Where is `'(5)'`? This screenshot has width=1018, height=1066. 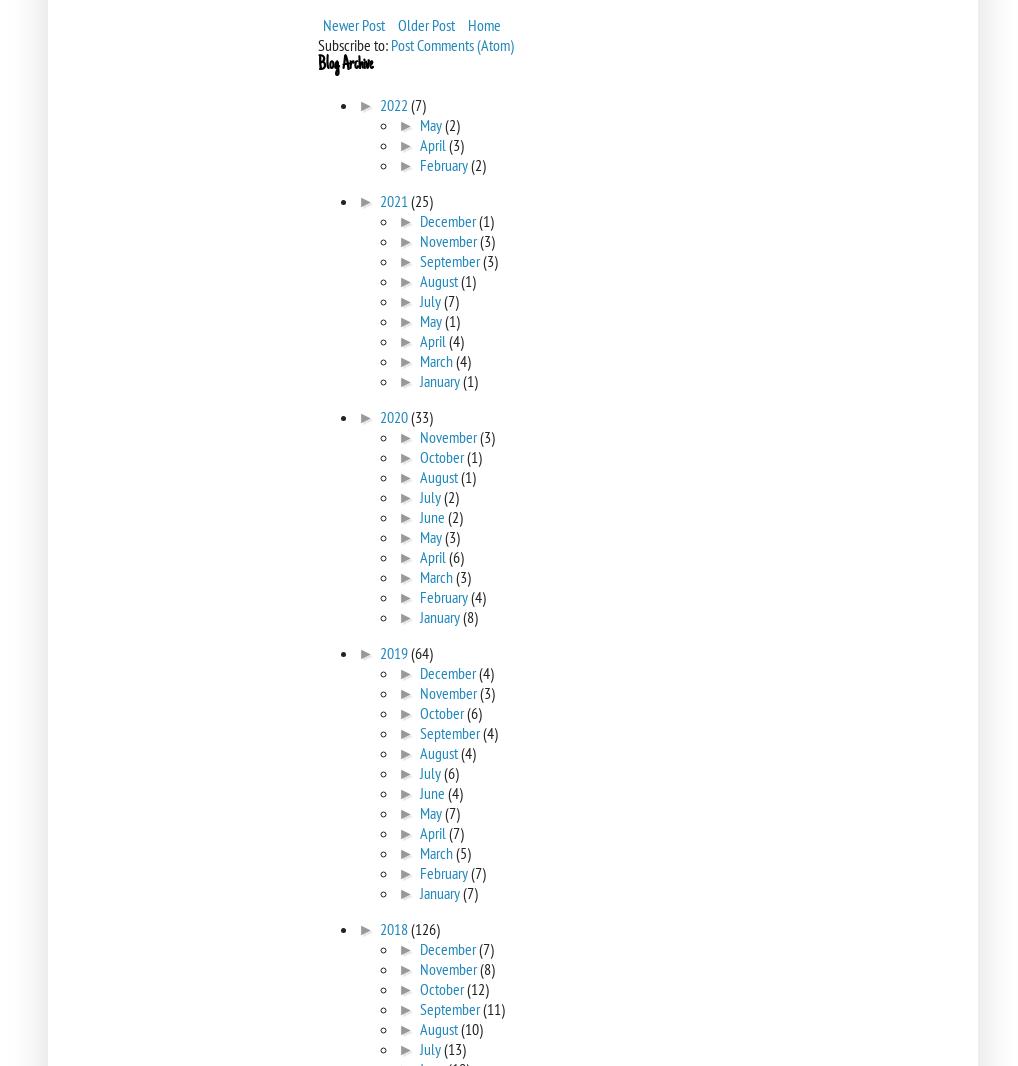 '(5)' is located at coordinates (462, 853).